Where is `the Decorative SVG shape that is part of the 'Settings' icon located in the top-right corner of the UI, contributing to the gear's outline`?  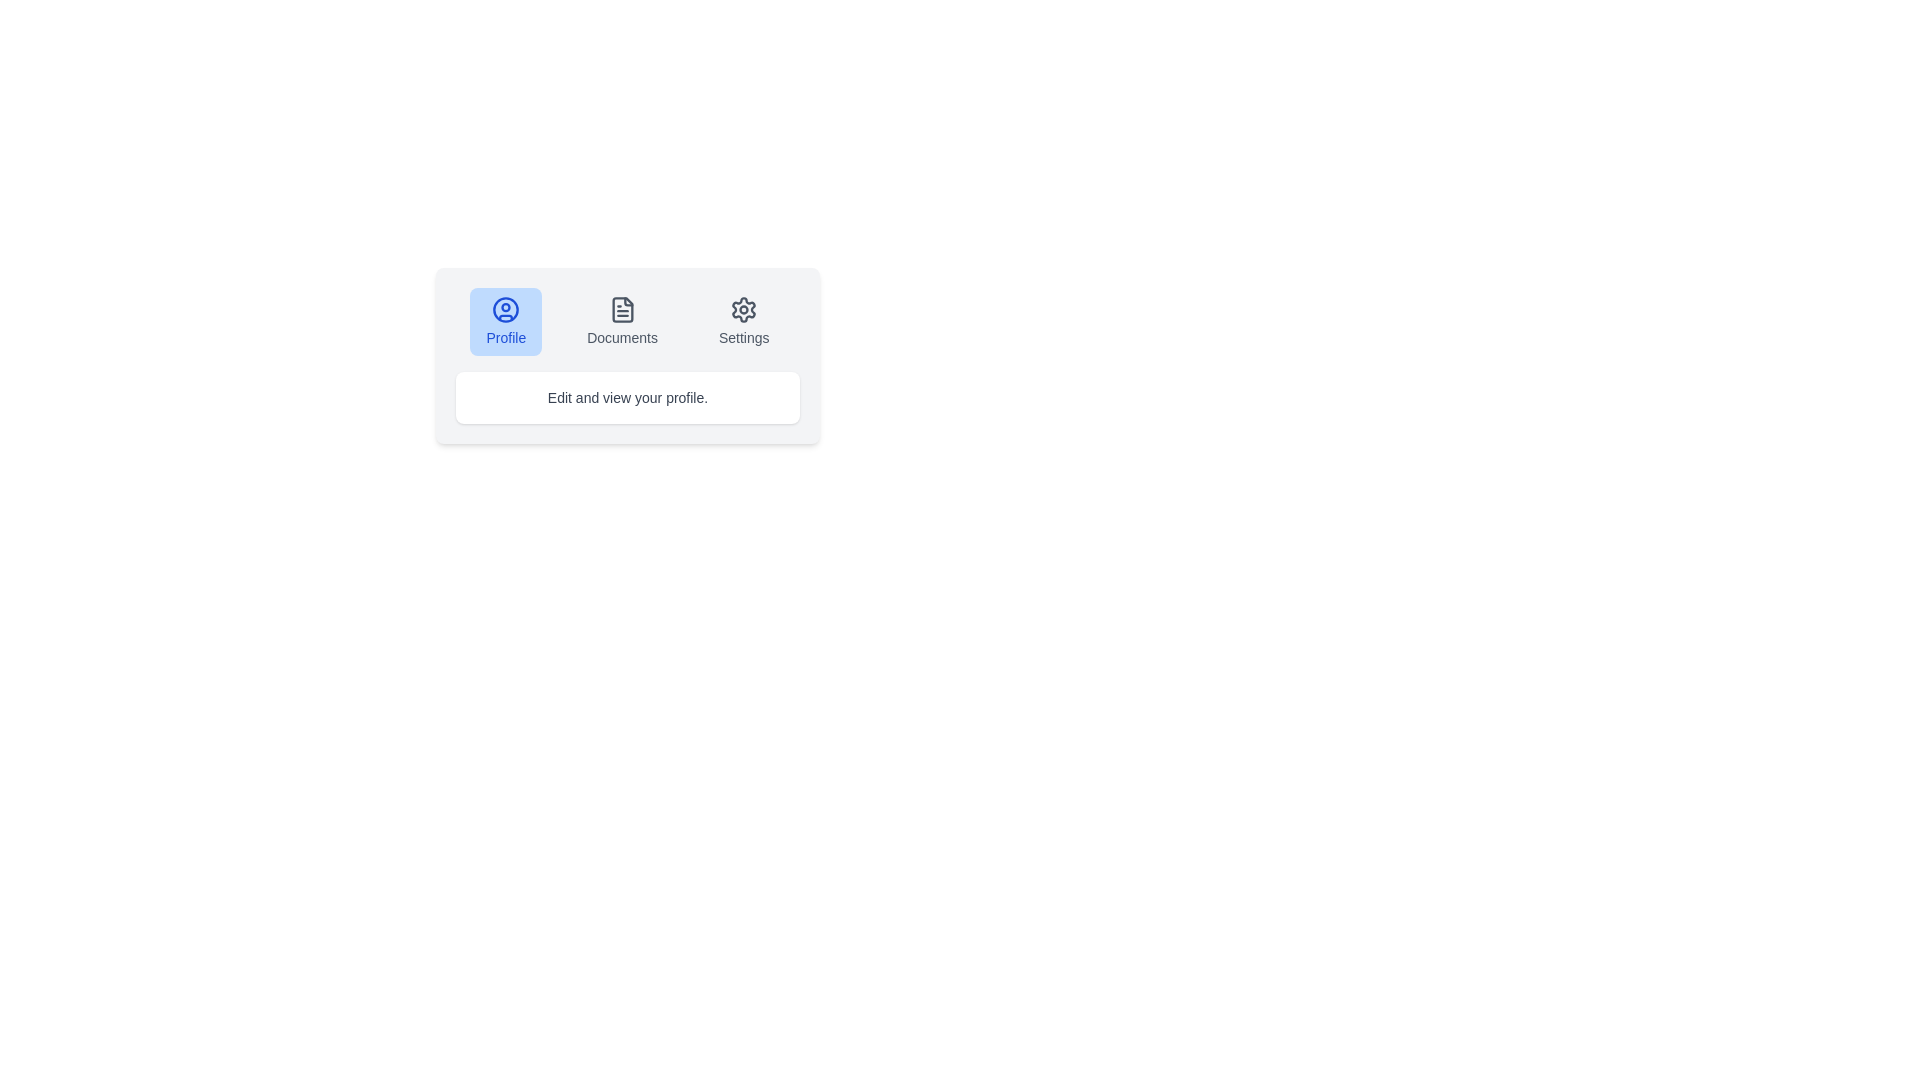
the Decorative SVG shape that is part of the 'Settings' icon located in the top-right corner of the UI, contributing to the gear's outline is located at coordinates (743, 309).